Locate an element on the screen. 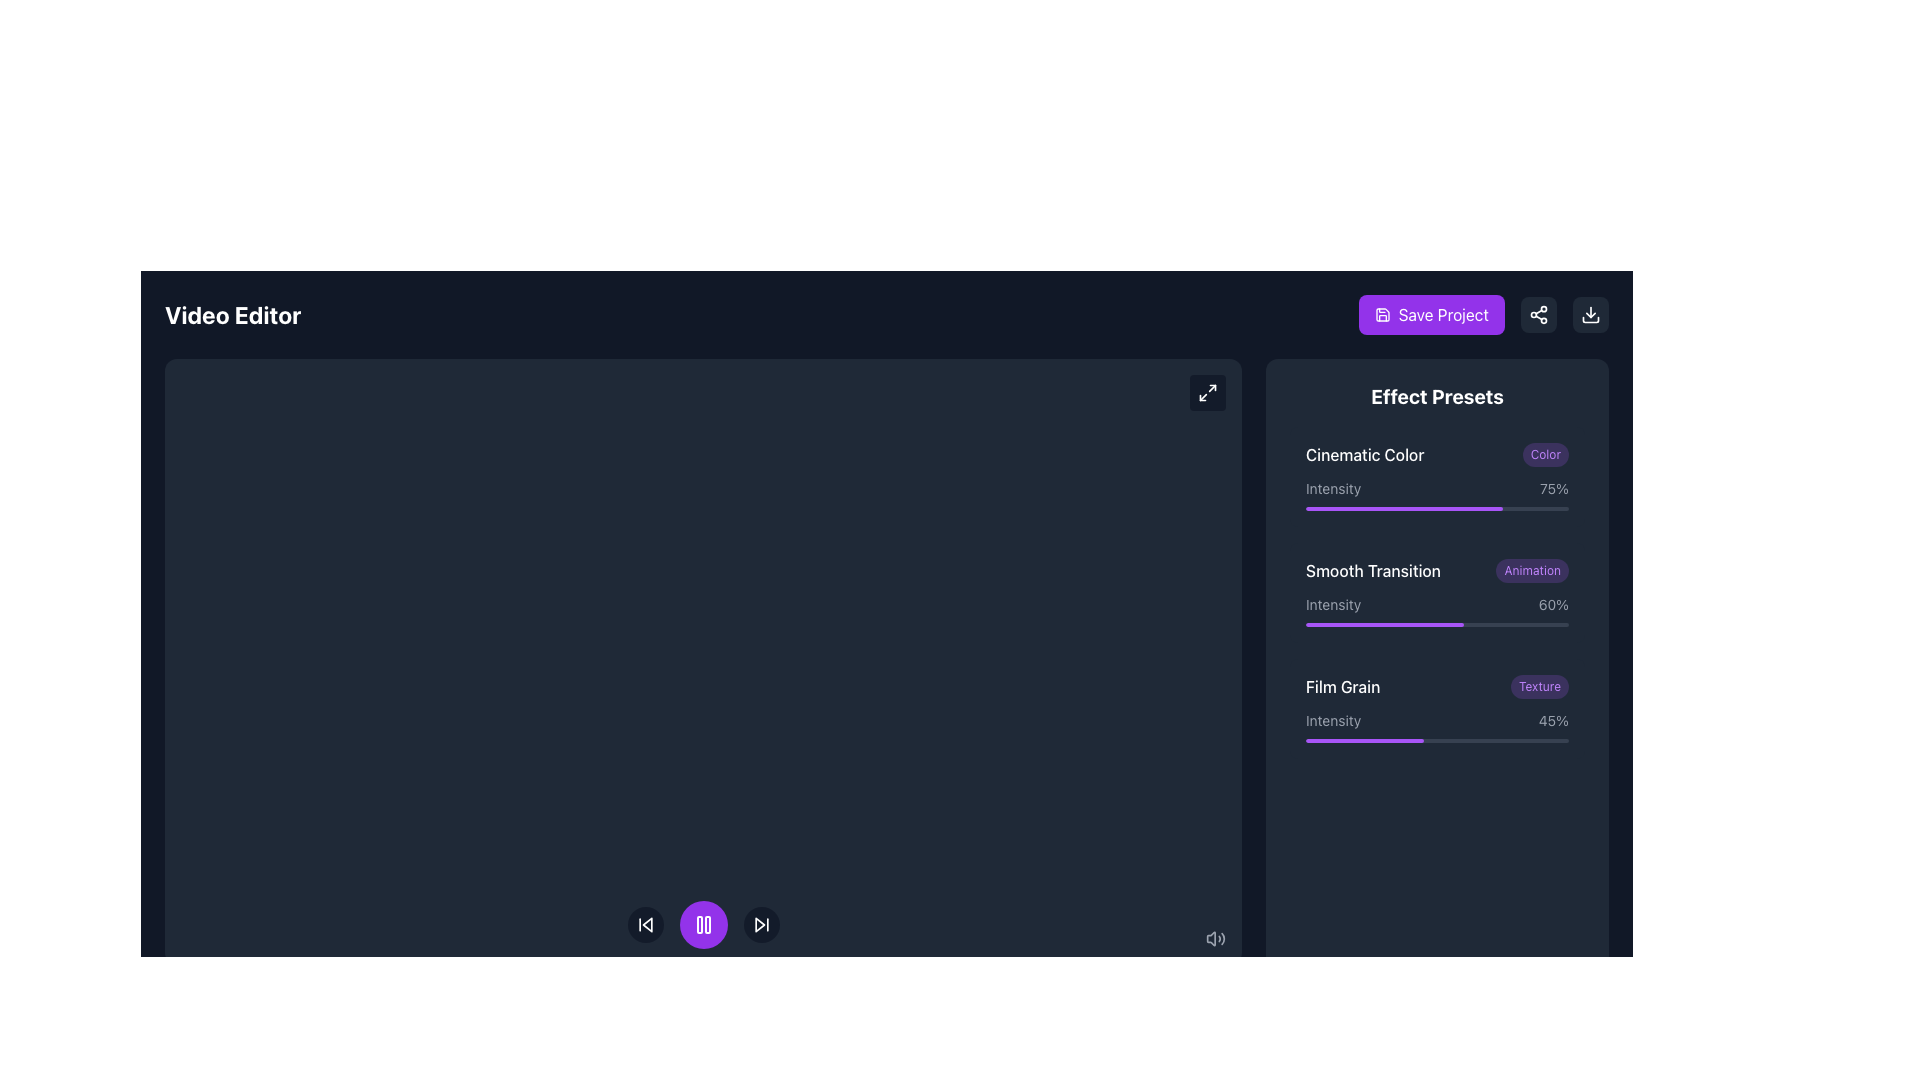 Image resolution: width=1920 pixels, height=1080 pixels. the intensity slider is located at coordinates (1560, 740).